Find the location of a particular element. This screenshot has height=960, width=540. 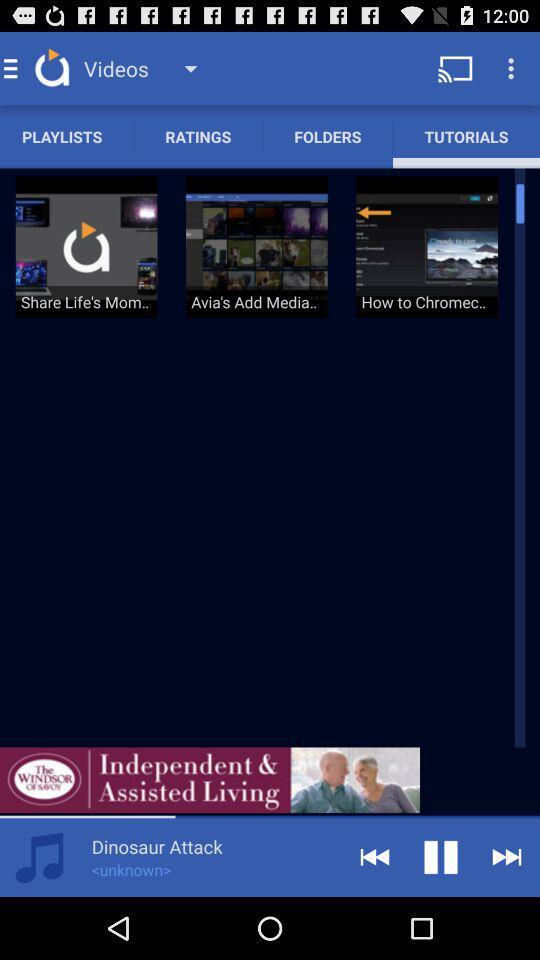

open advertisement is located at coordinates (209, 779).